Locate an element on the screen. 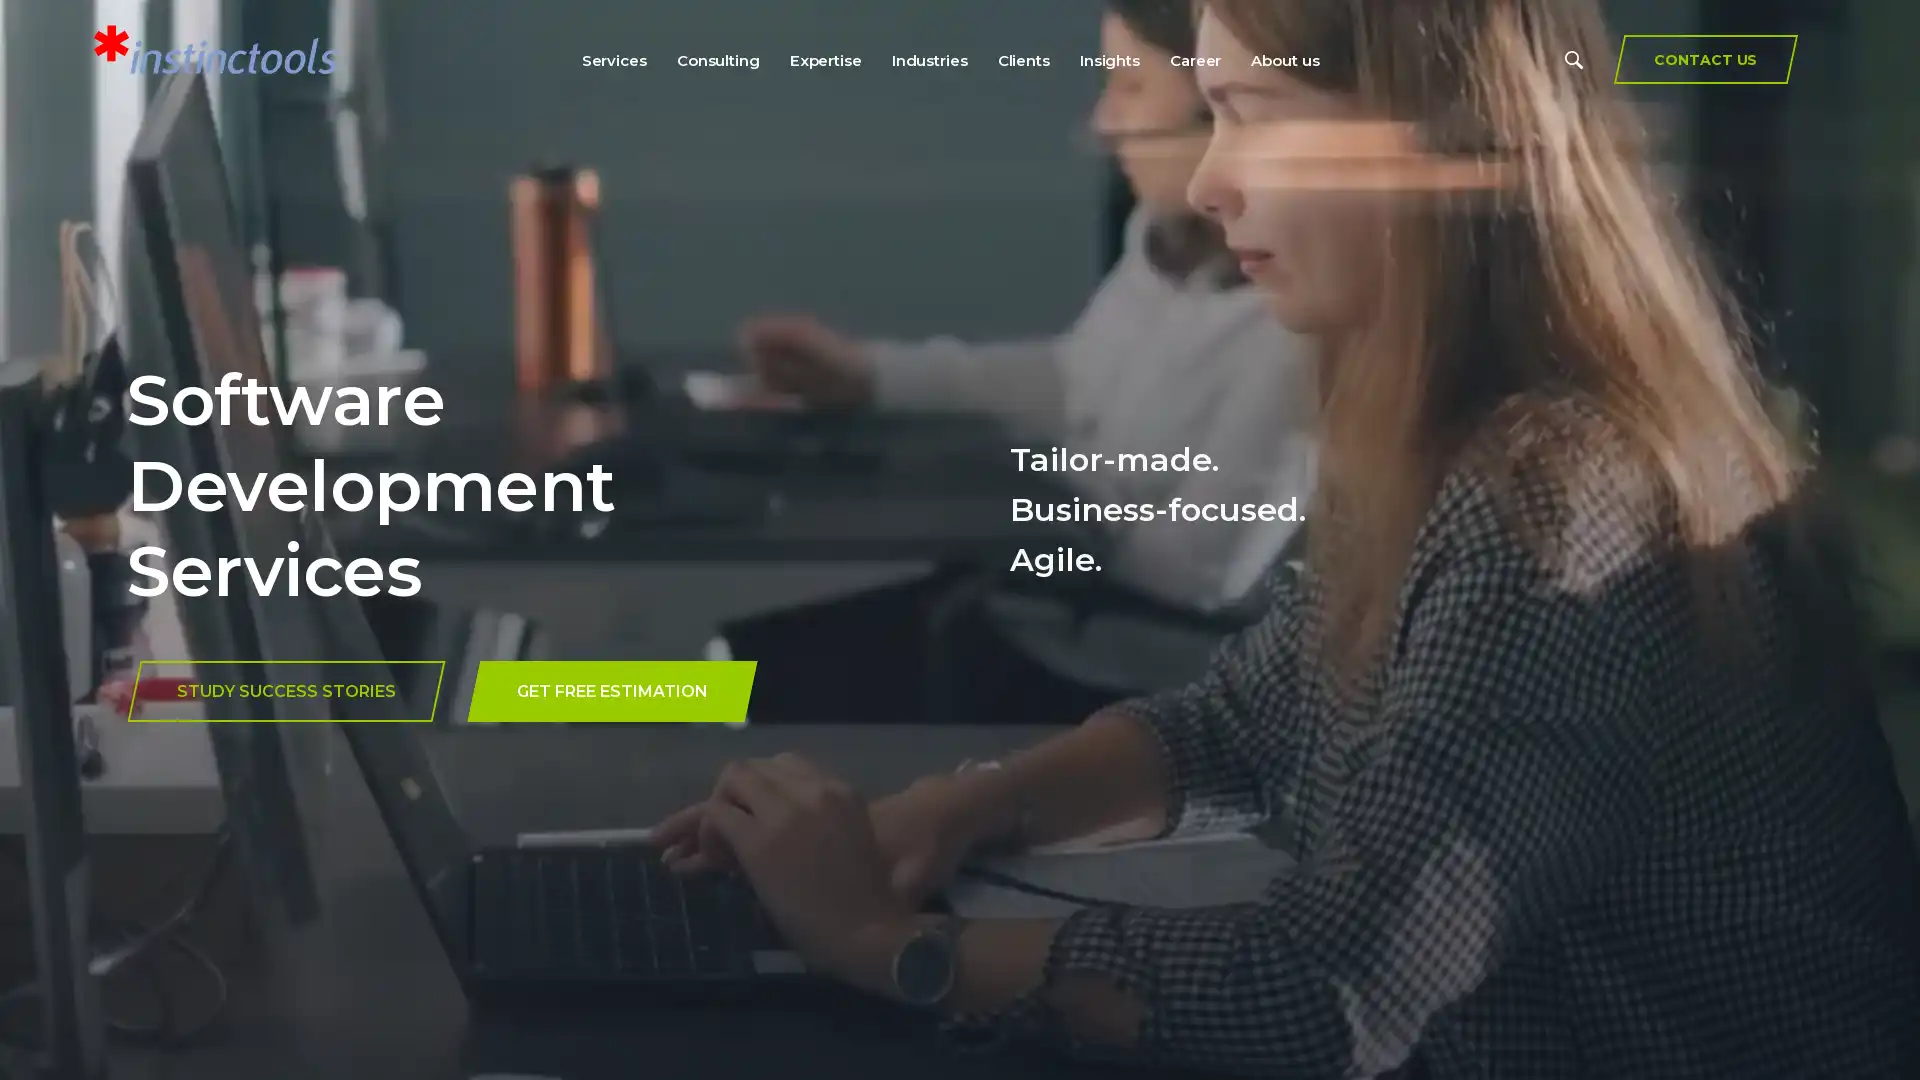 This screenshot has width=1920, height=1080. GET FREE ESTIMATION is located at coordinates (610, 689).